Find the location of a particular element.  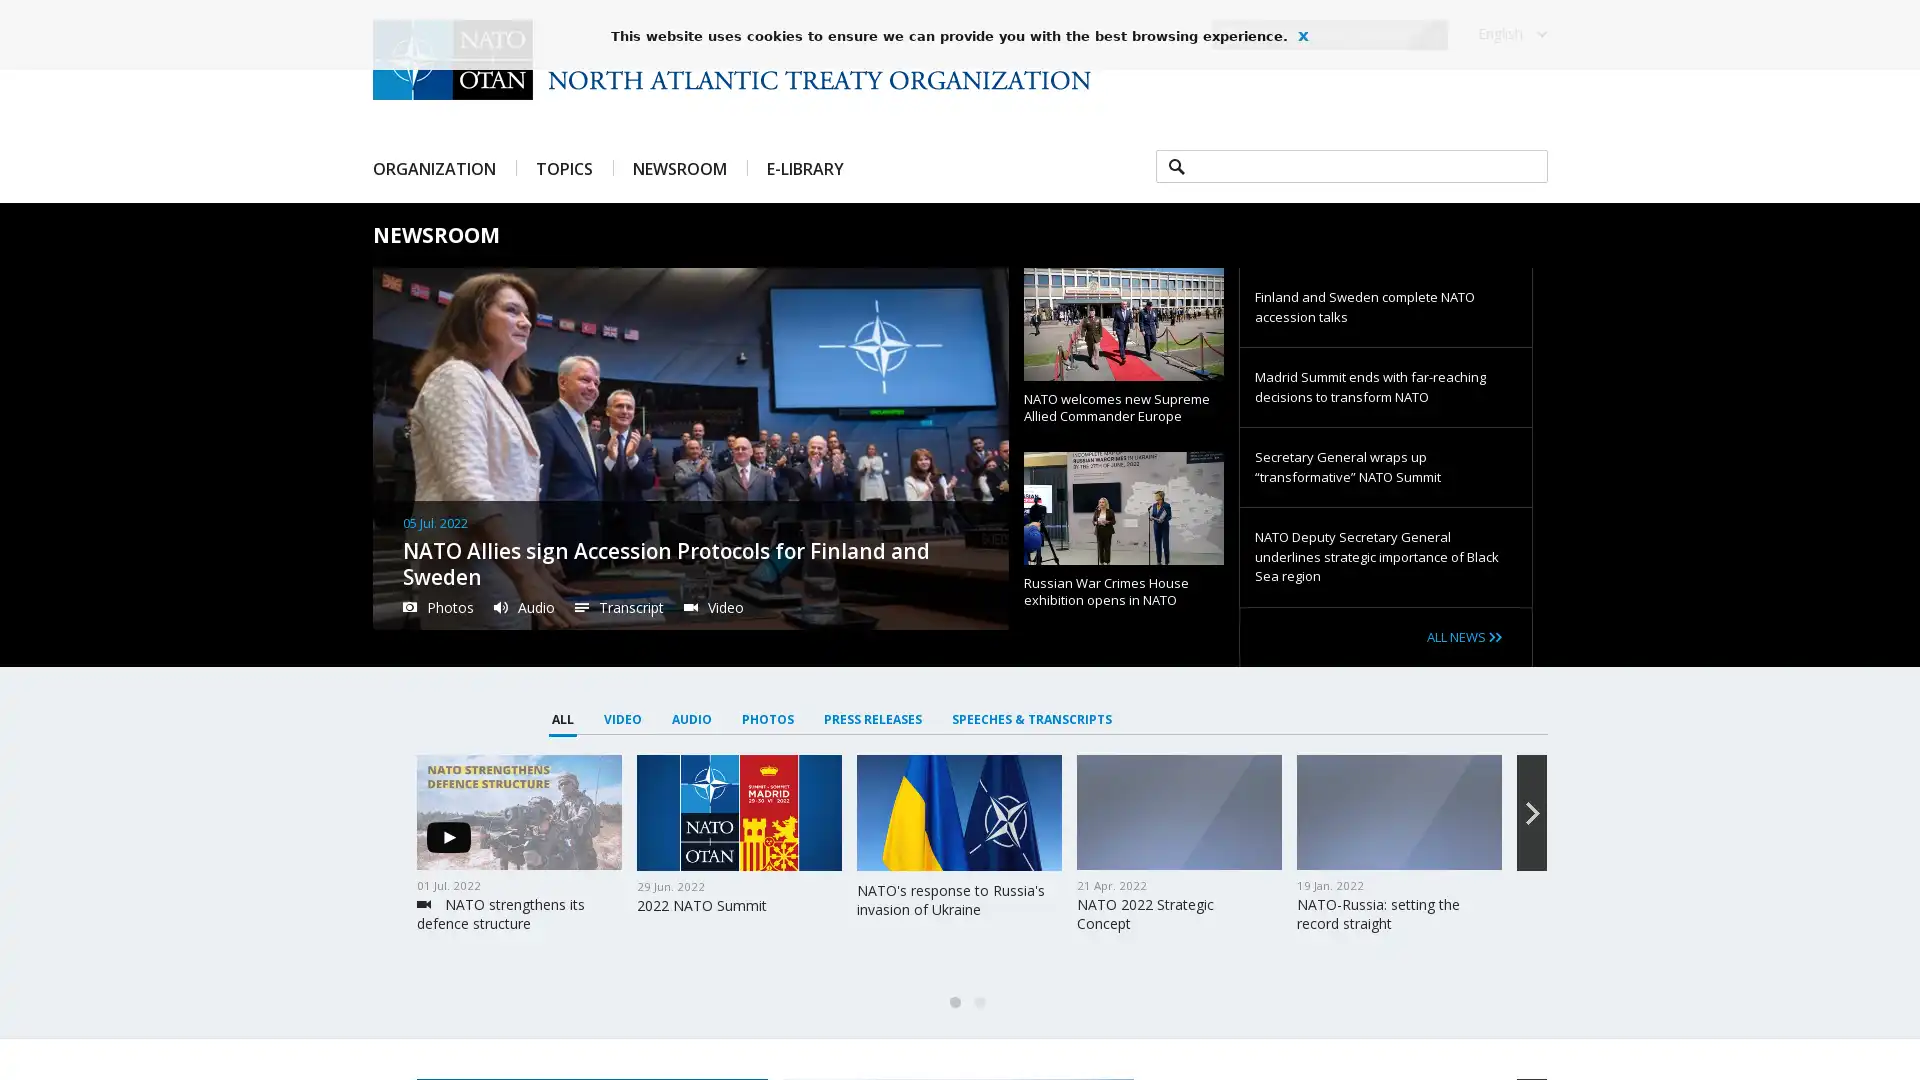

2 is located at coordinates (979, 1002).